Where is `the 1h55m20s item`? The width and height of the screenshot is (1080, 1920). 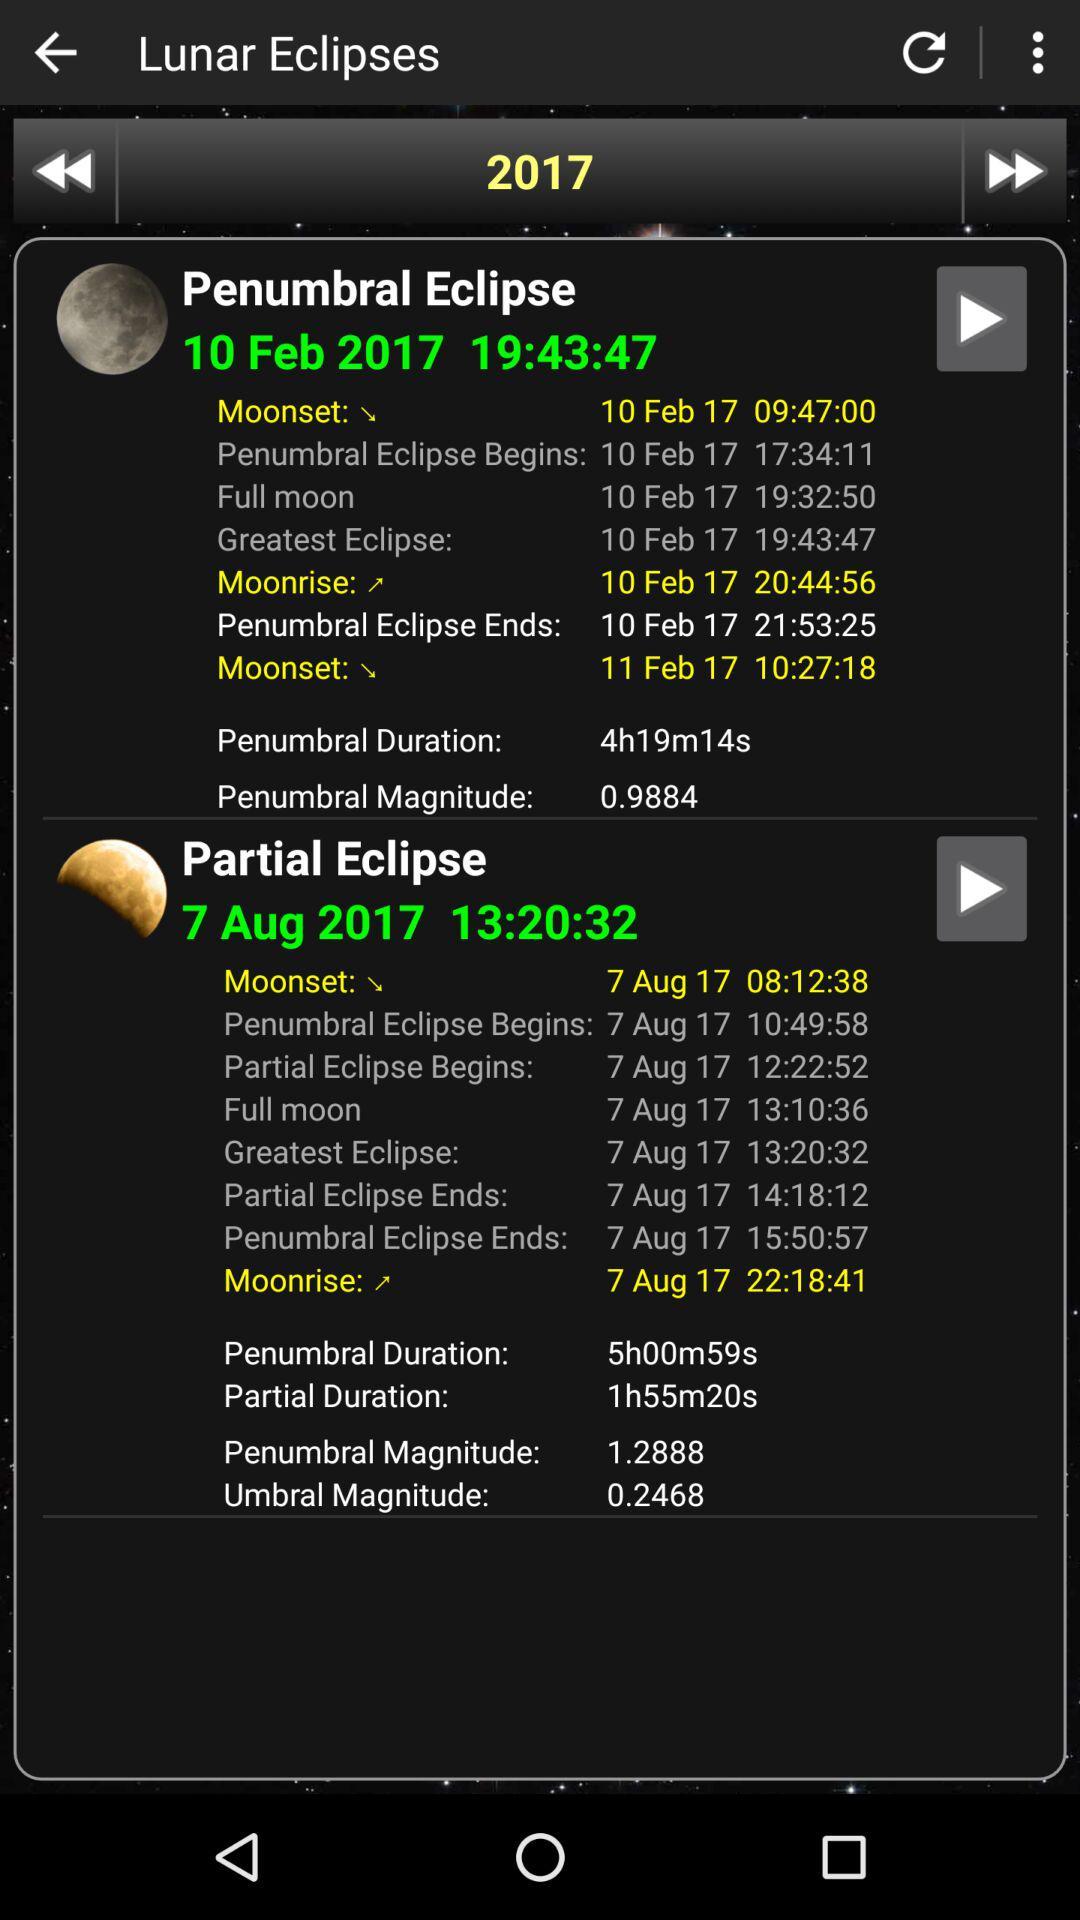
the 1h55m20s item is located at coordinates (737, 1393).